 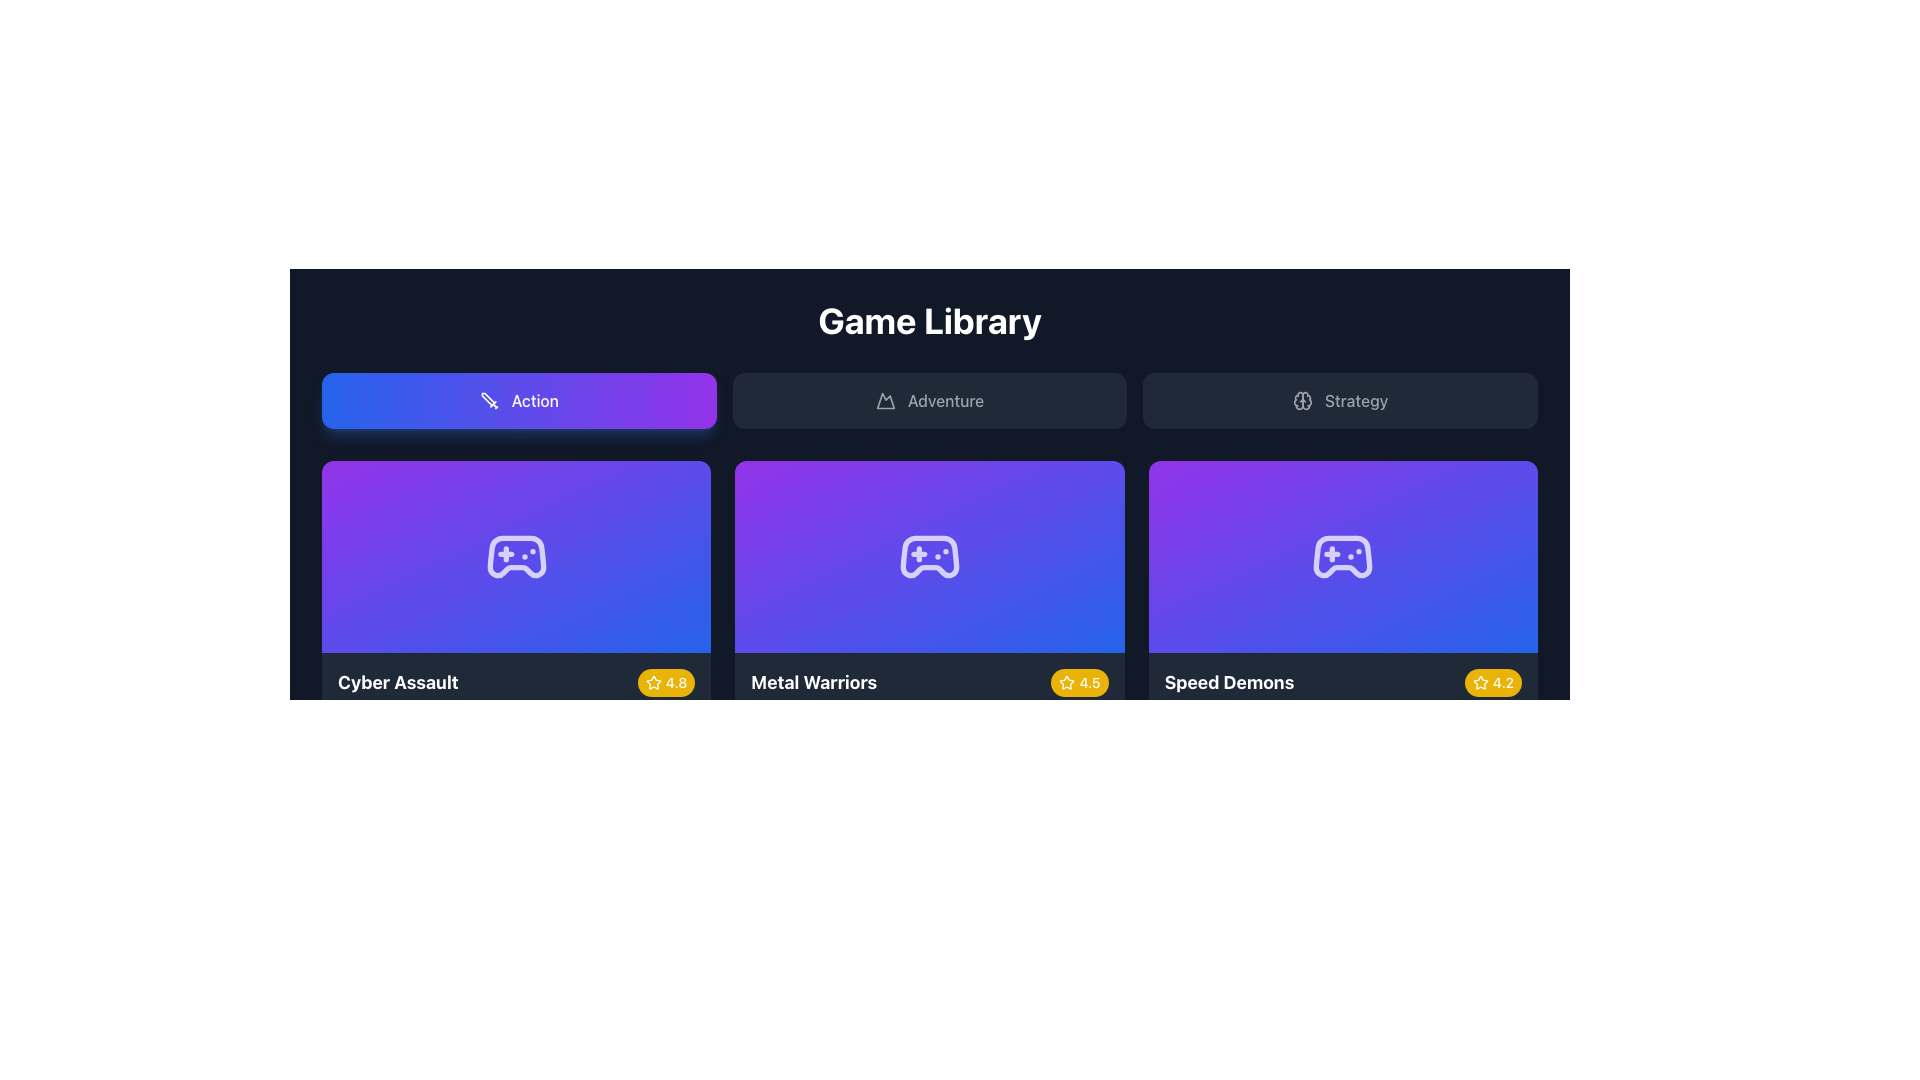 I want to click on the rating information represented visually by the star icon within the yellow badge located at the bottom right of the second card in the 'Game Library' section, so click(x=1066, y=681).